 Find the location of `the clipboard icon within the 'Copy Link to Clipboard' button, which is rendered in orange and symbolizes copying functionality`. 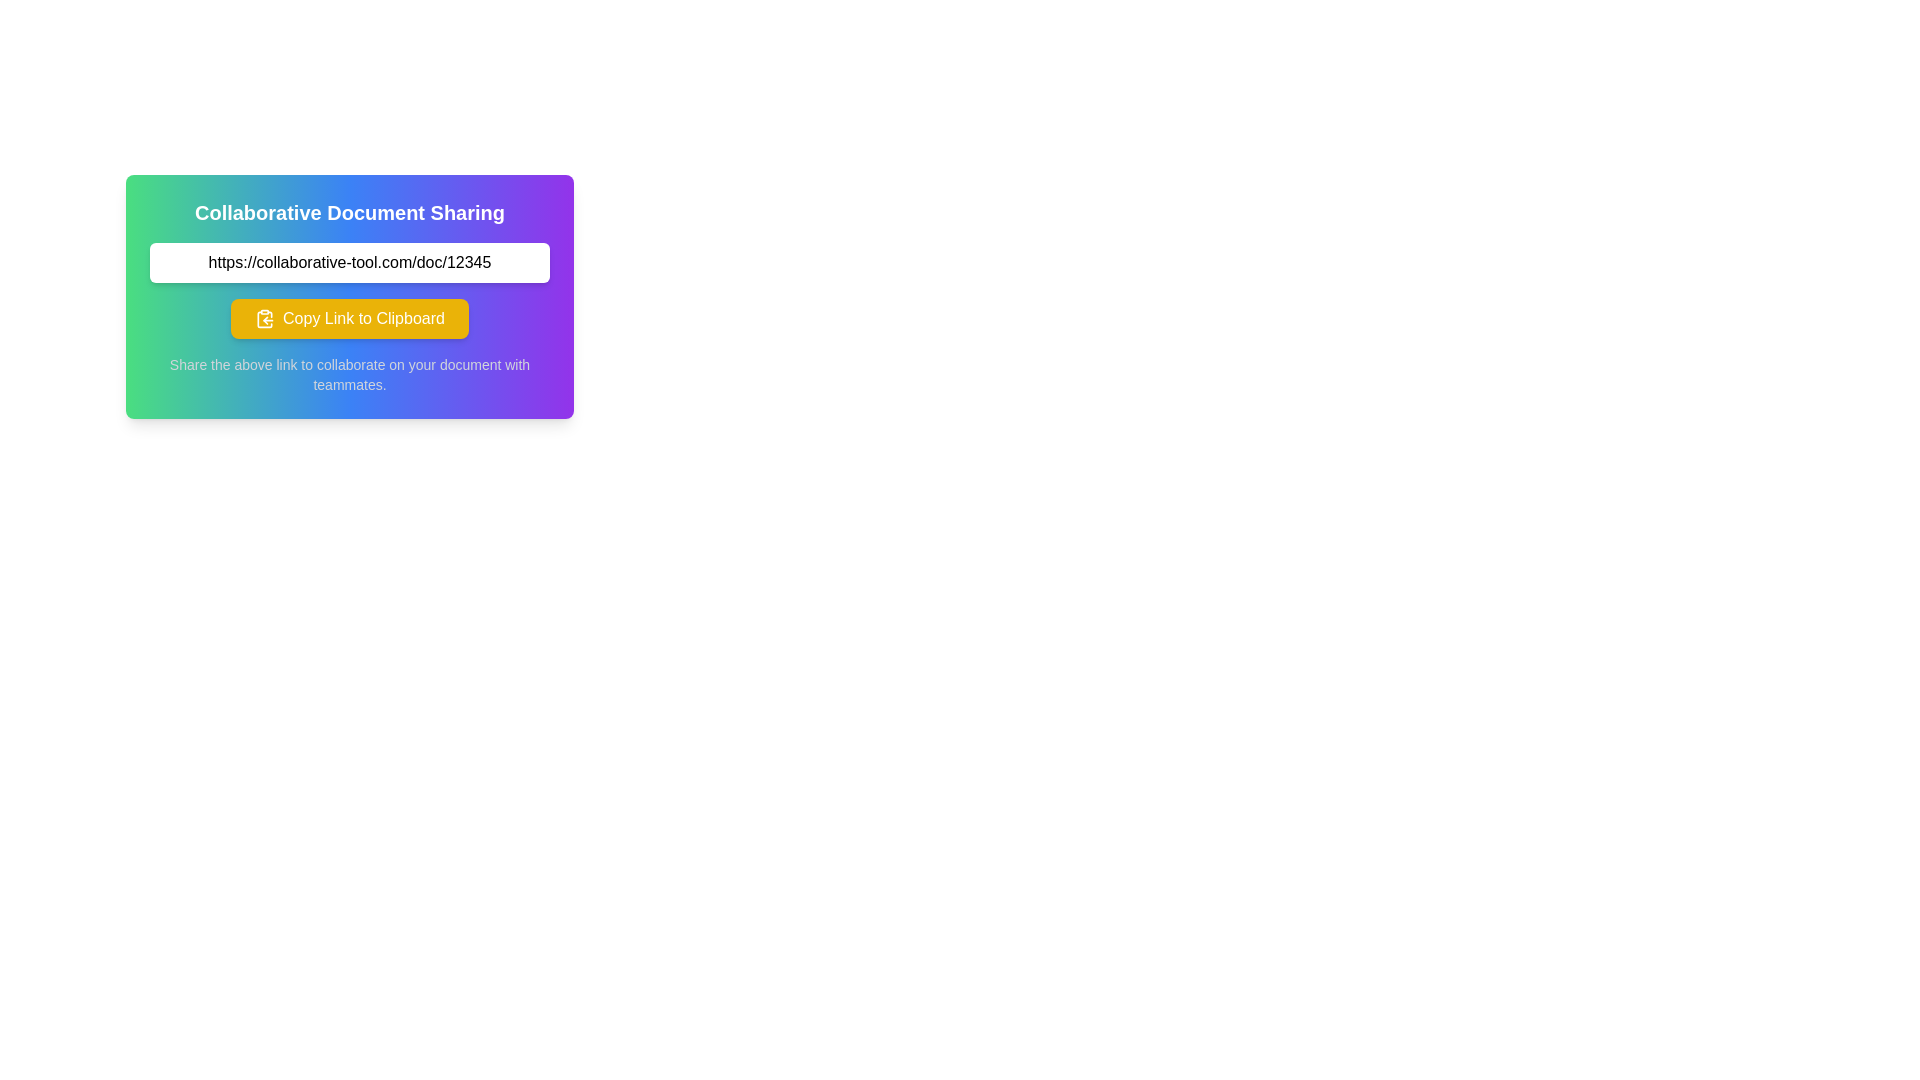

the clipboard icon within the 'Copy Link to Clipboard' button, which is rendered in orange and symbolizes copying functionality is located at coordinates (264, 318).